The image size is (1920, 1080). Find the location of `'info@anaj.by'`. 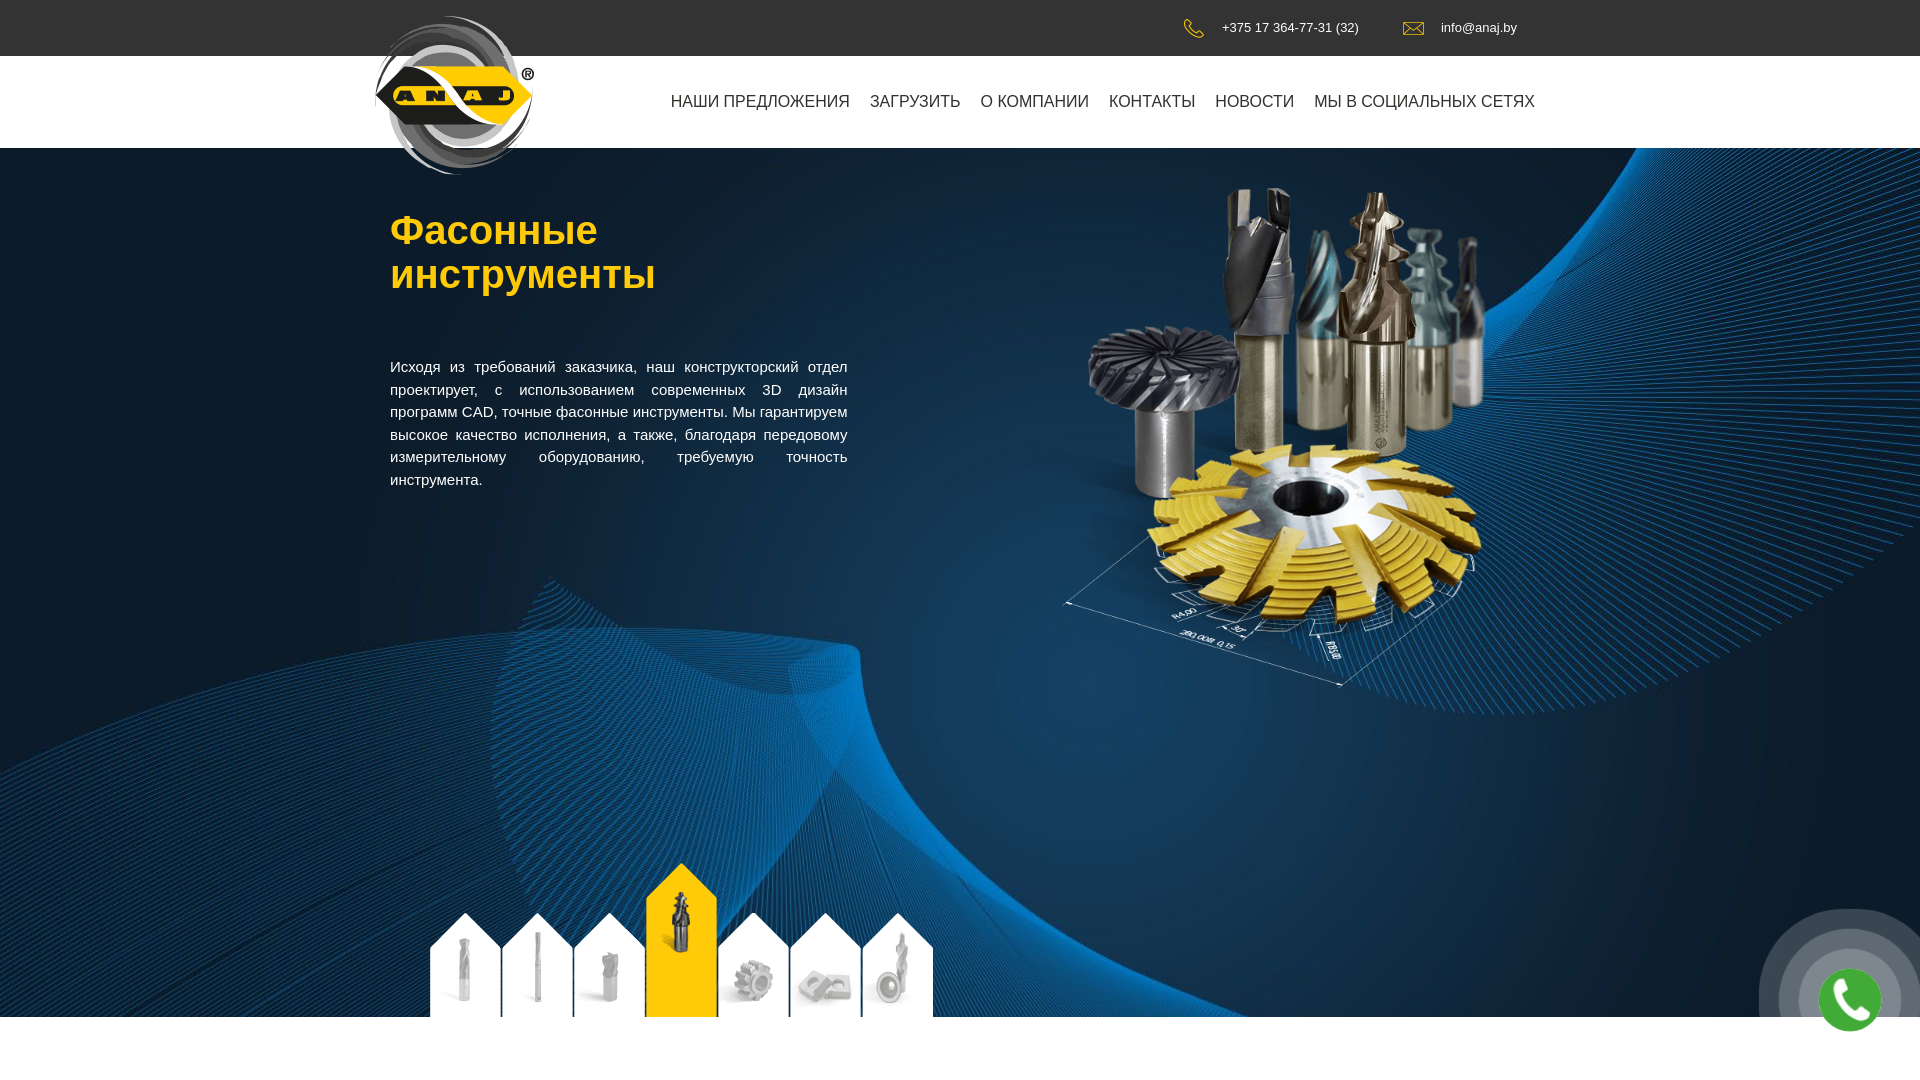

'info@anaj.by' is located at coordinates (1459, 27).